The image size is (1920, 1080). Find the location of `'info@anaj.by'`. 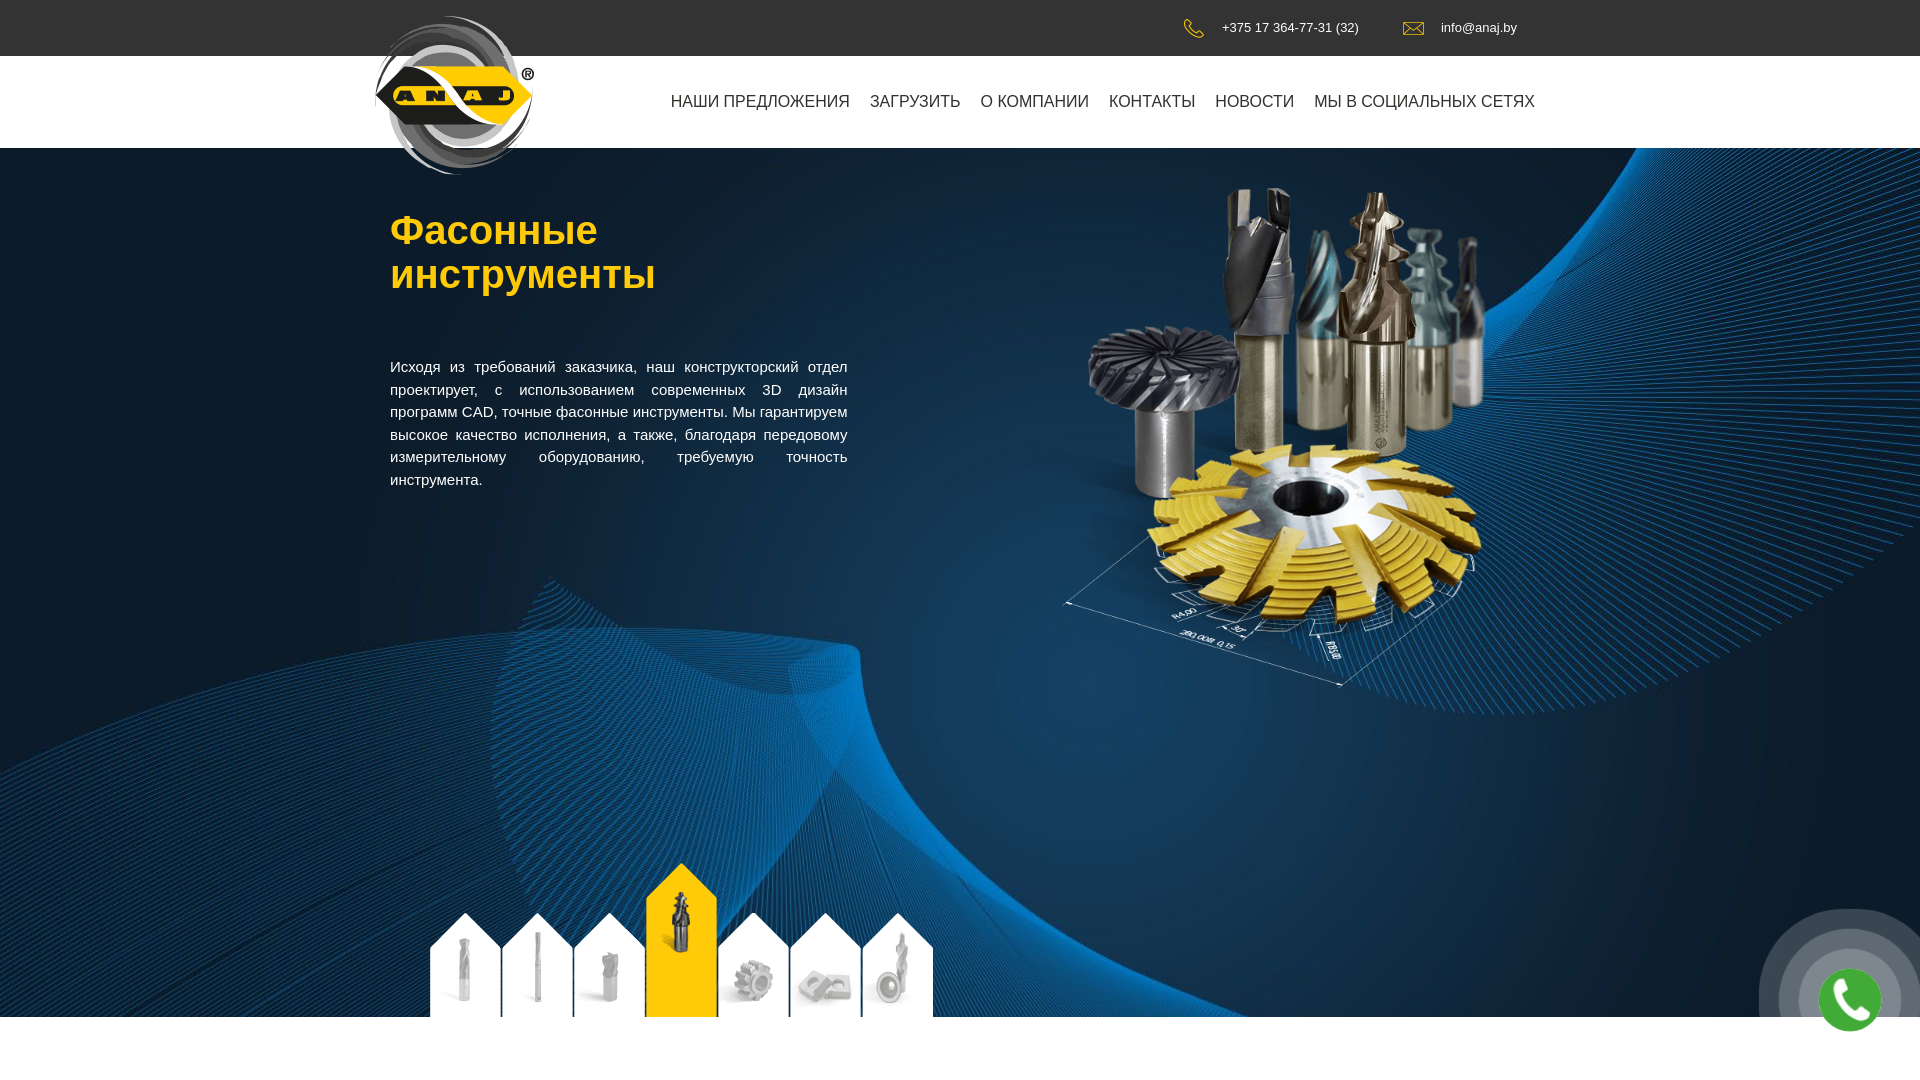

'info@anaj.by' is located at coordinates (1459, 27).